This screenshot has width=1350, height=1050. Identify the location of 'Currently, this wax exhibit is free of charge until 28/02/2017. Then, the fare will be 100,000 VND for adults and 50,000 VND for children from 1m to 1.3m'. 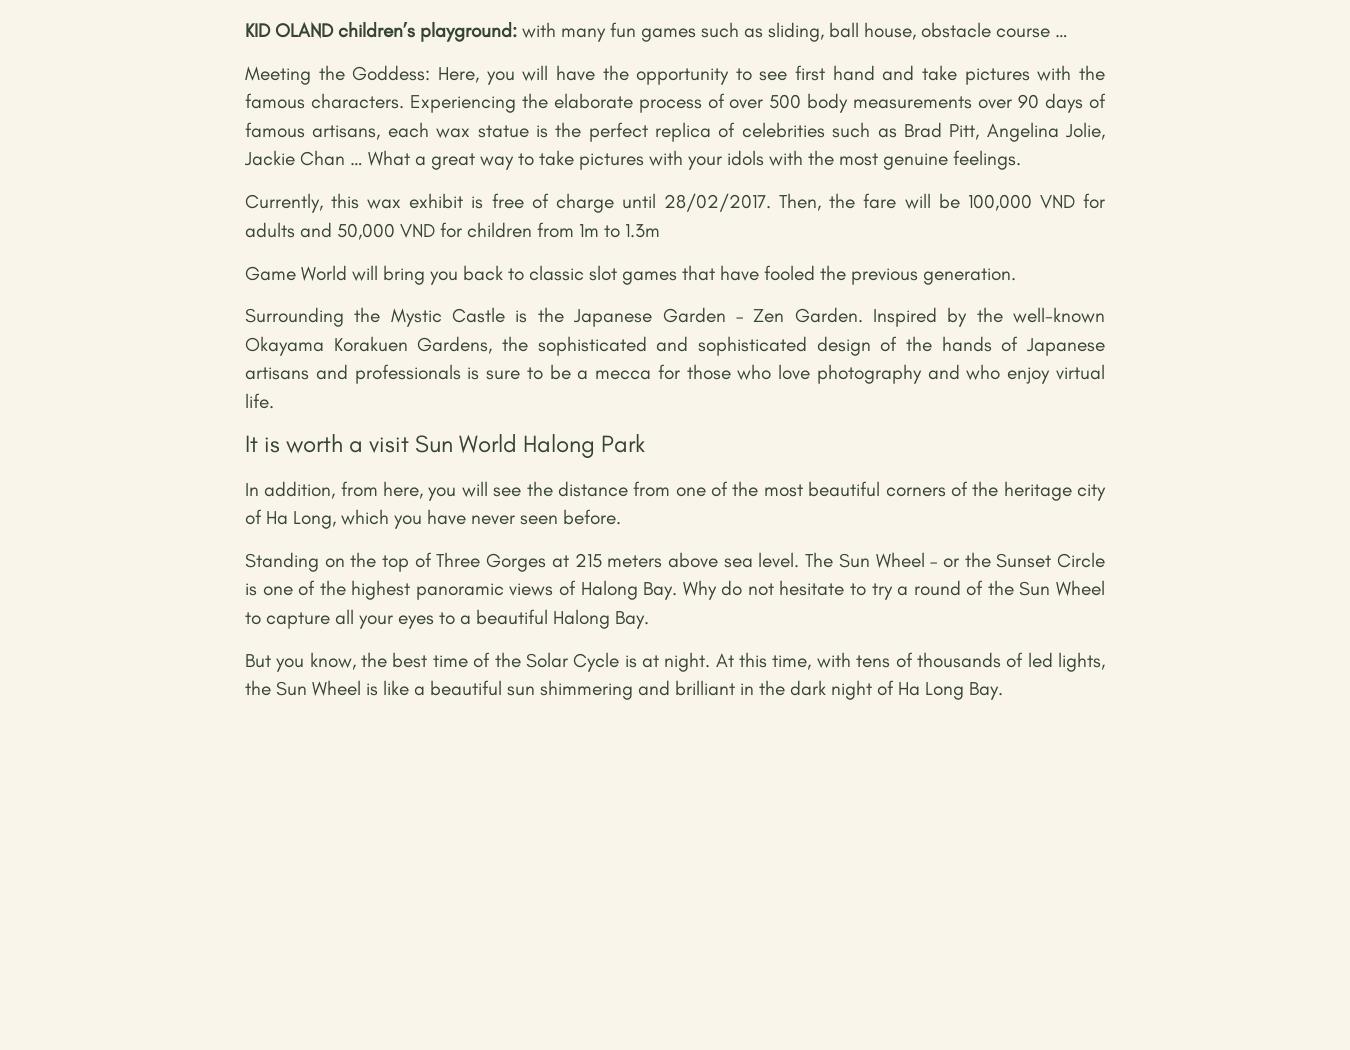
(675, 214).